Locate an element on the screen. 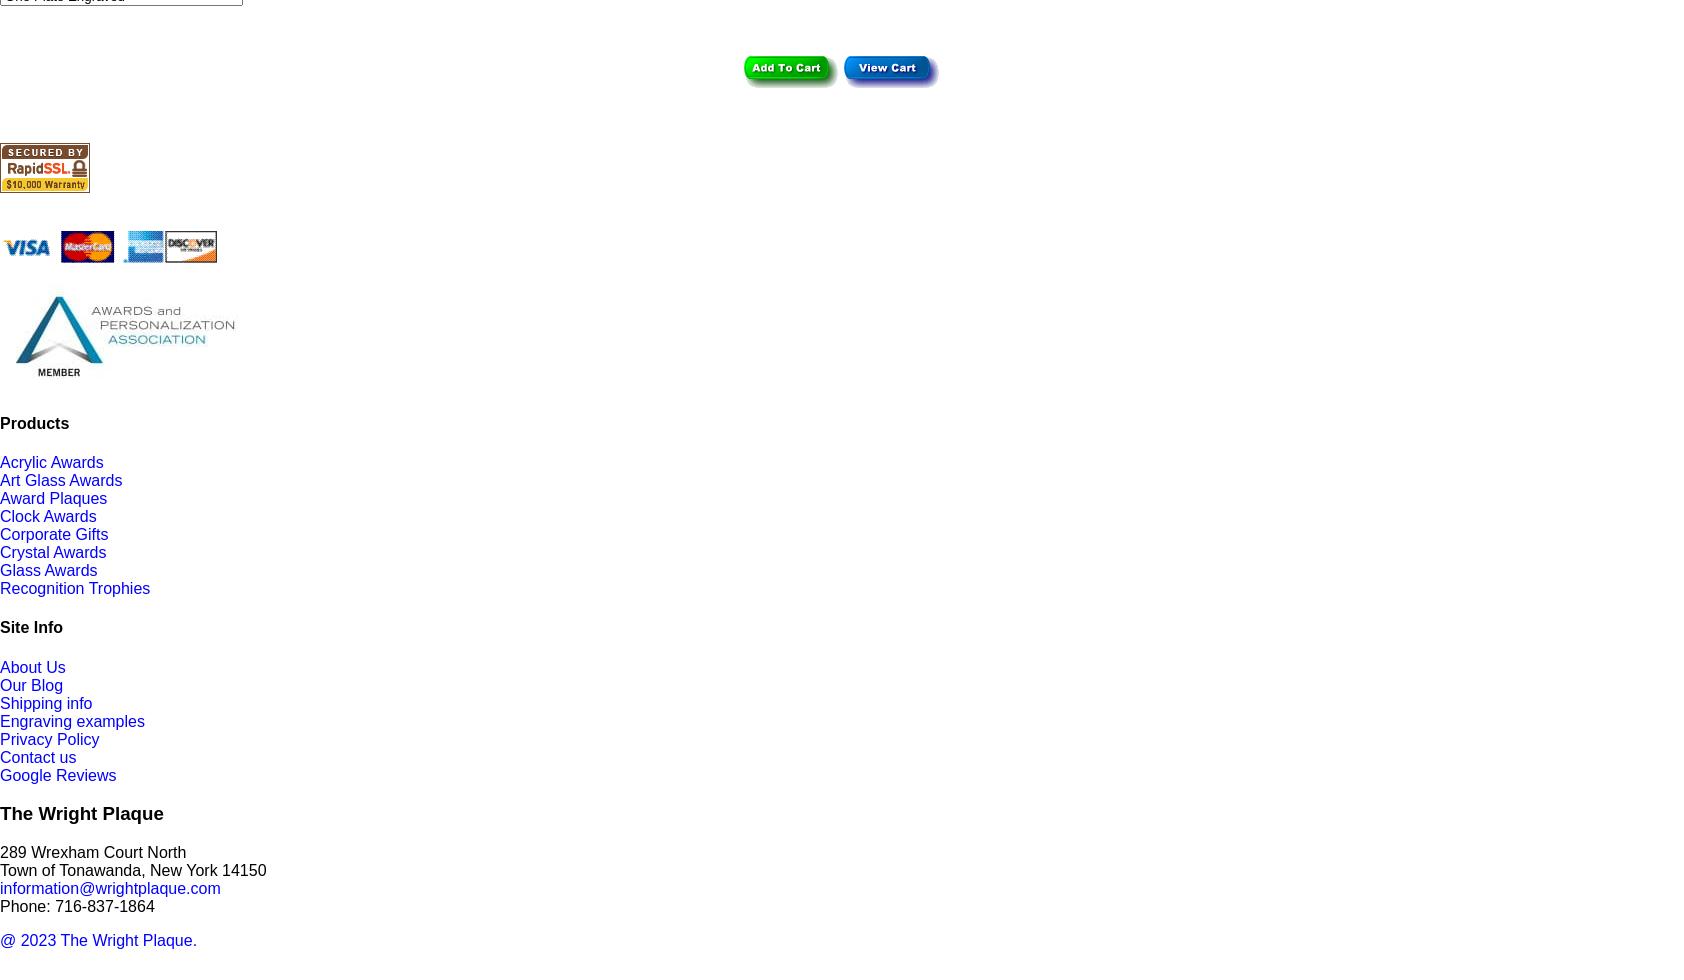 The height and width of the screenshot is (980, 1684). 'Products' is located at coordinates (0, 422).